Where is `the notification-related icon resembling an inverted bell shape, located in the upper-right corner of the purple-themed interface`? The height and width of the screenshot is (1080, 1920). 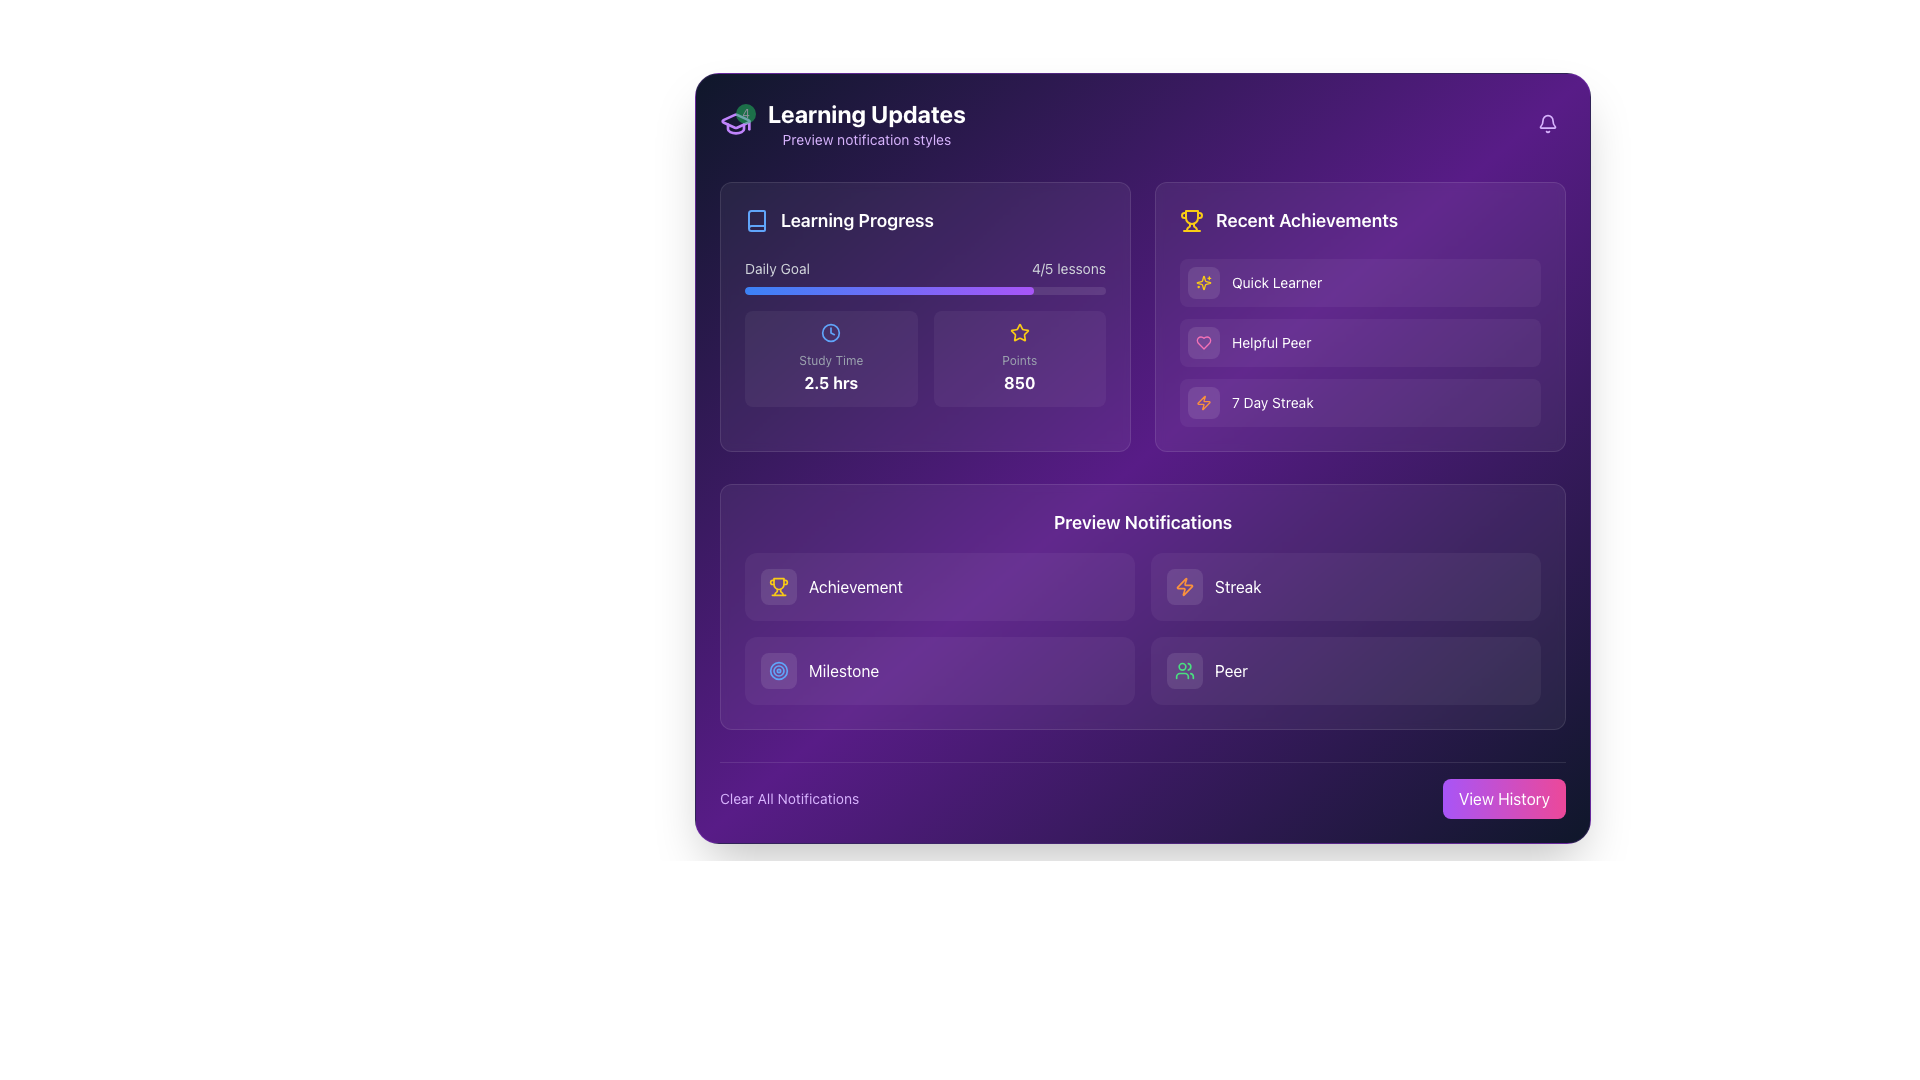 the notification-related icon resembling an inverted bell shape, located in the upper-right corner of the purple-themed interface is located at coordinates (1547, 121).